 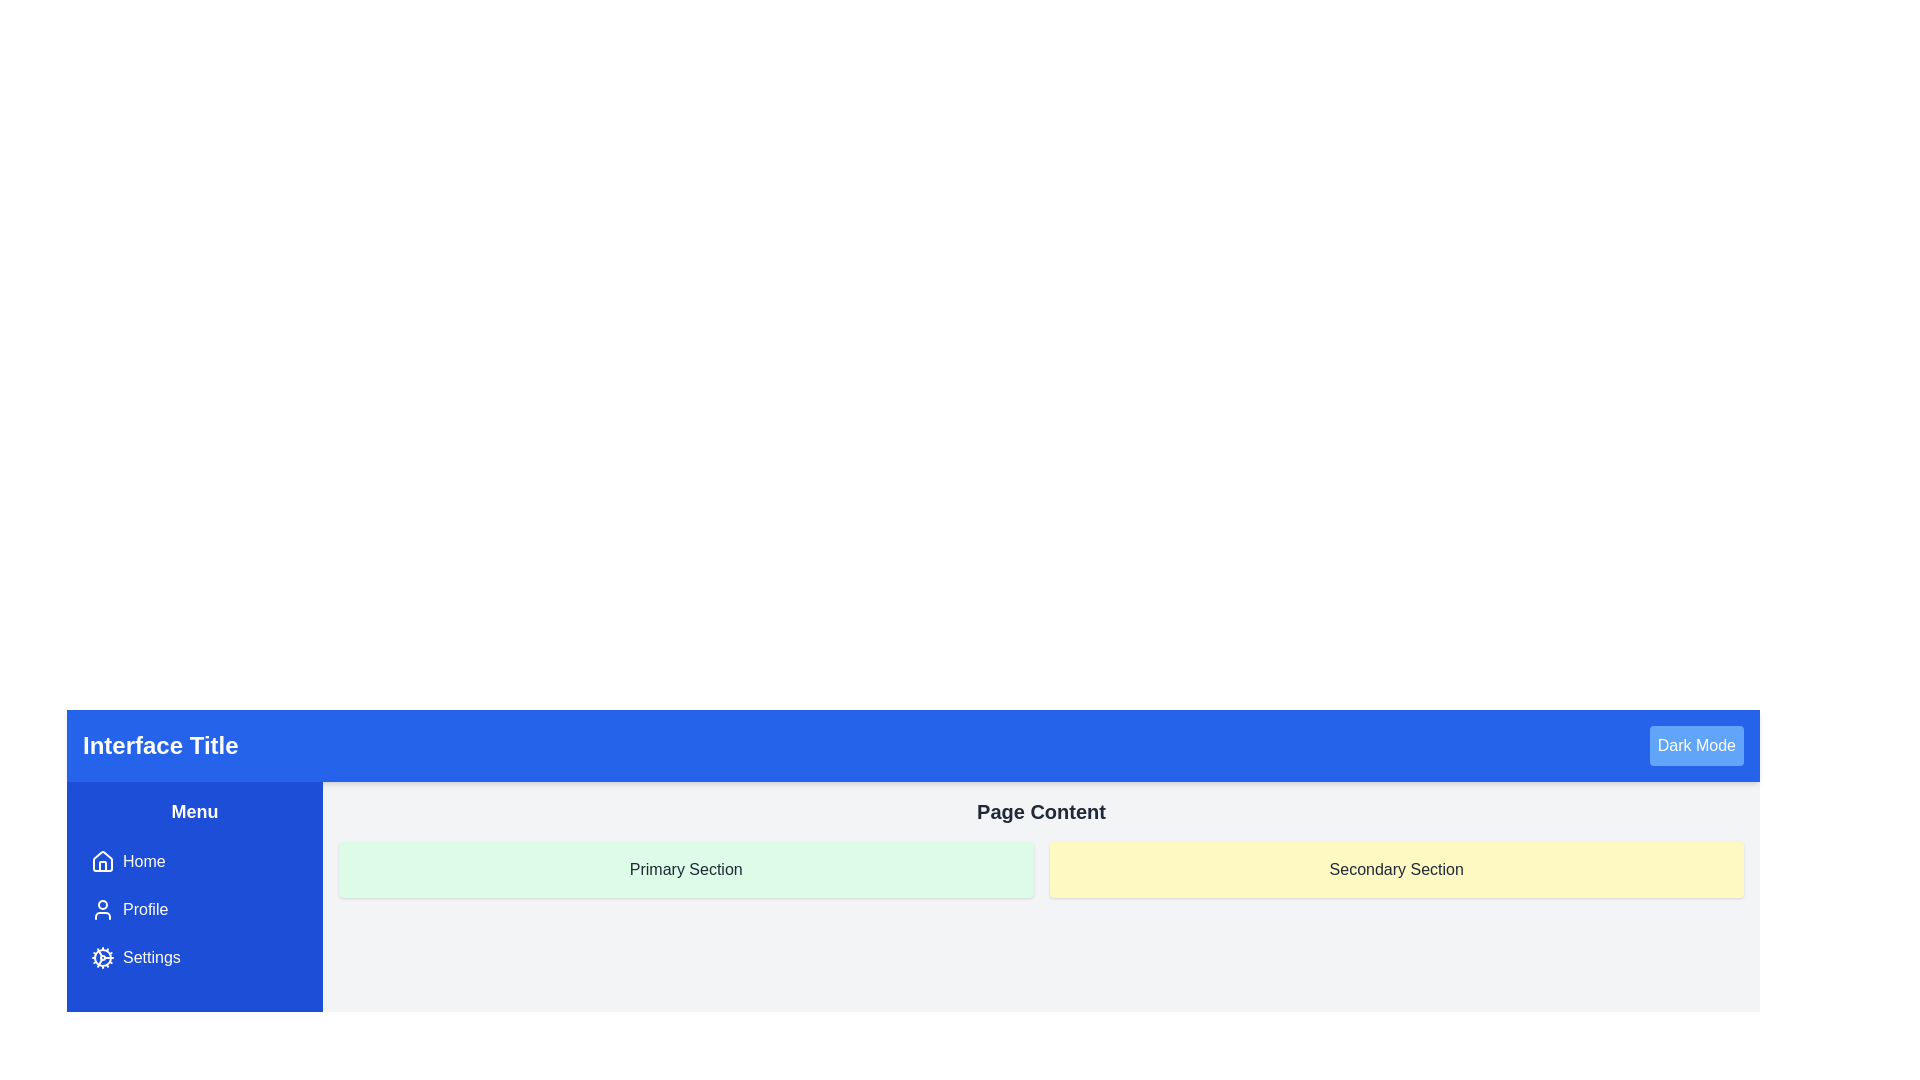 I want to click on the profile button located in the vertical menu on the left side of the interface, so click(x=128, y=910).